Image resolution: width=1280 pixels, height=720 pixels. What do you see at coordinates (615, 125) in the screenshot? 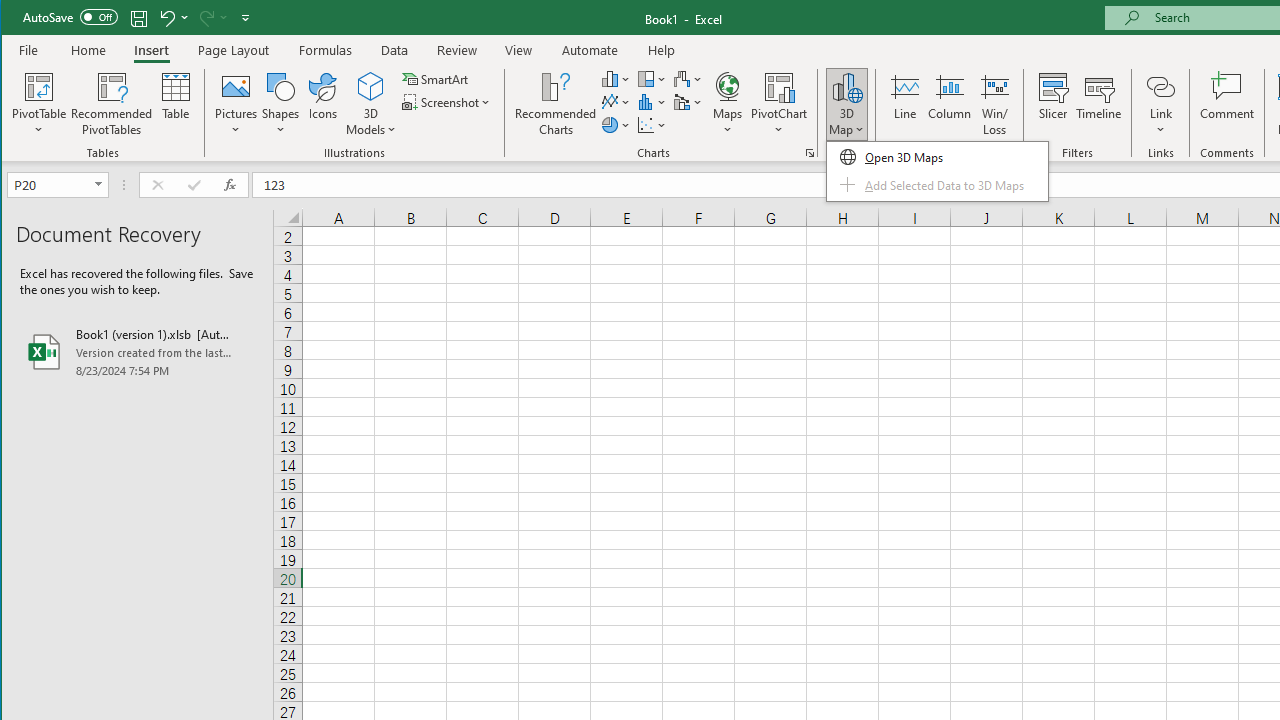
I see `'Insert Pie or Doughnut Chart'` at bounding box center [615, 125].